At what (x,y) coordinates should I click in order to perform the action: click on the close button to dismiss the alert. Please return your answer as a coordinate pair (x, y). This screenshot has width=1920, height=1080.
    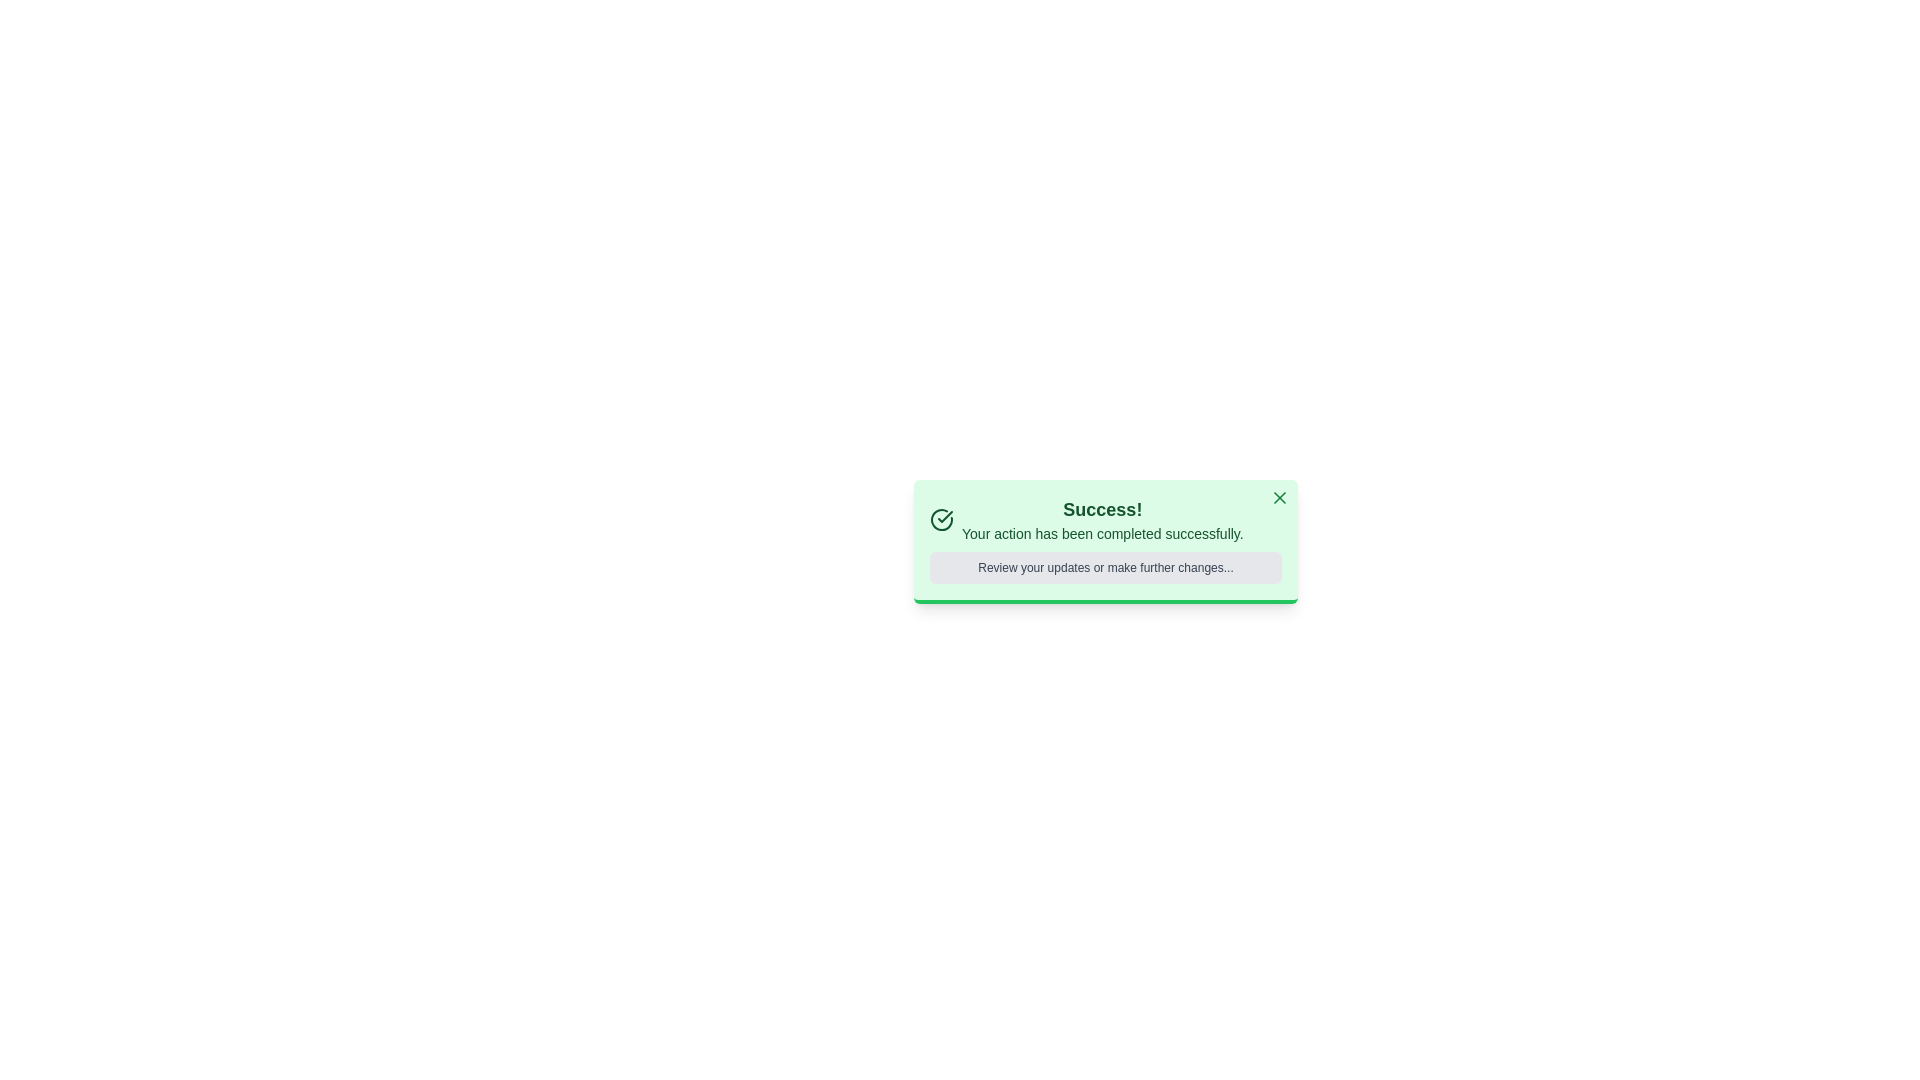
    Looking at the image, I should click on (1280, 496).